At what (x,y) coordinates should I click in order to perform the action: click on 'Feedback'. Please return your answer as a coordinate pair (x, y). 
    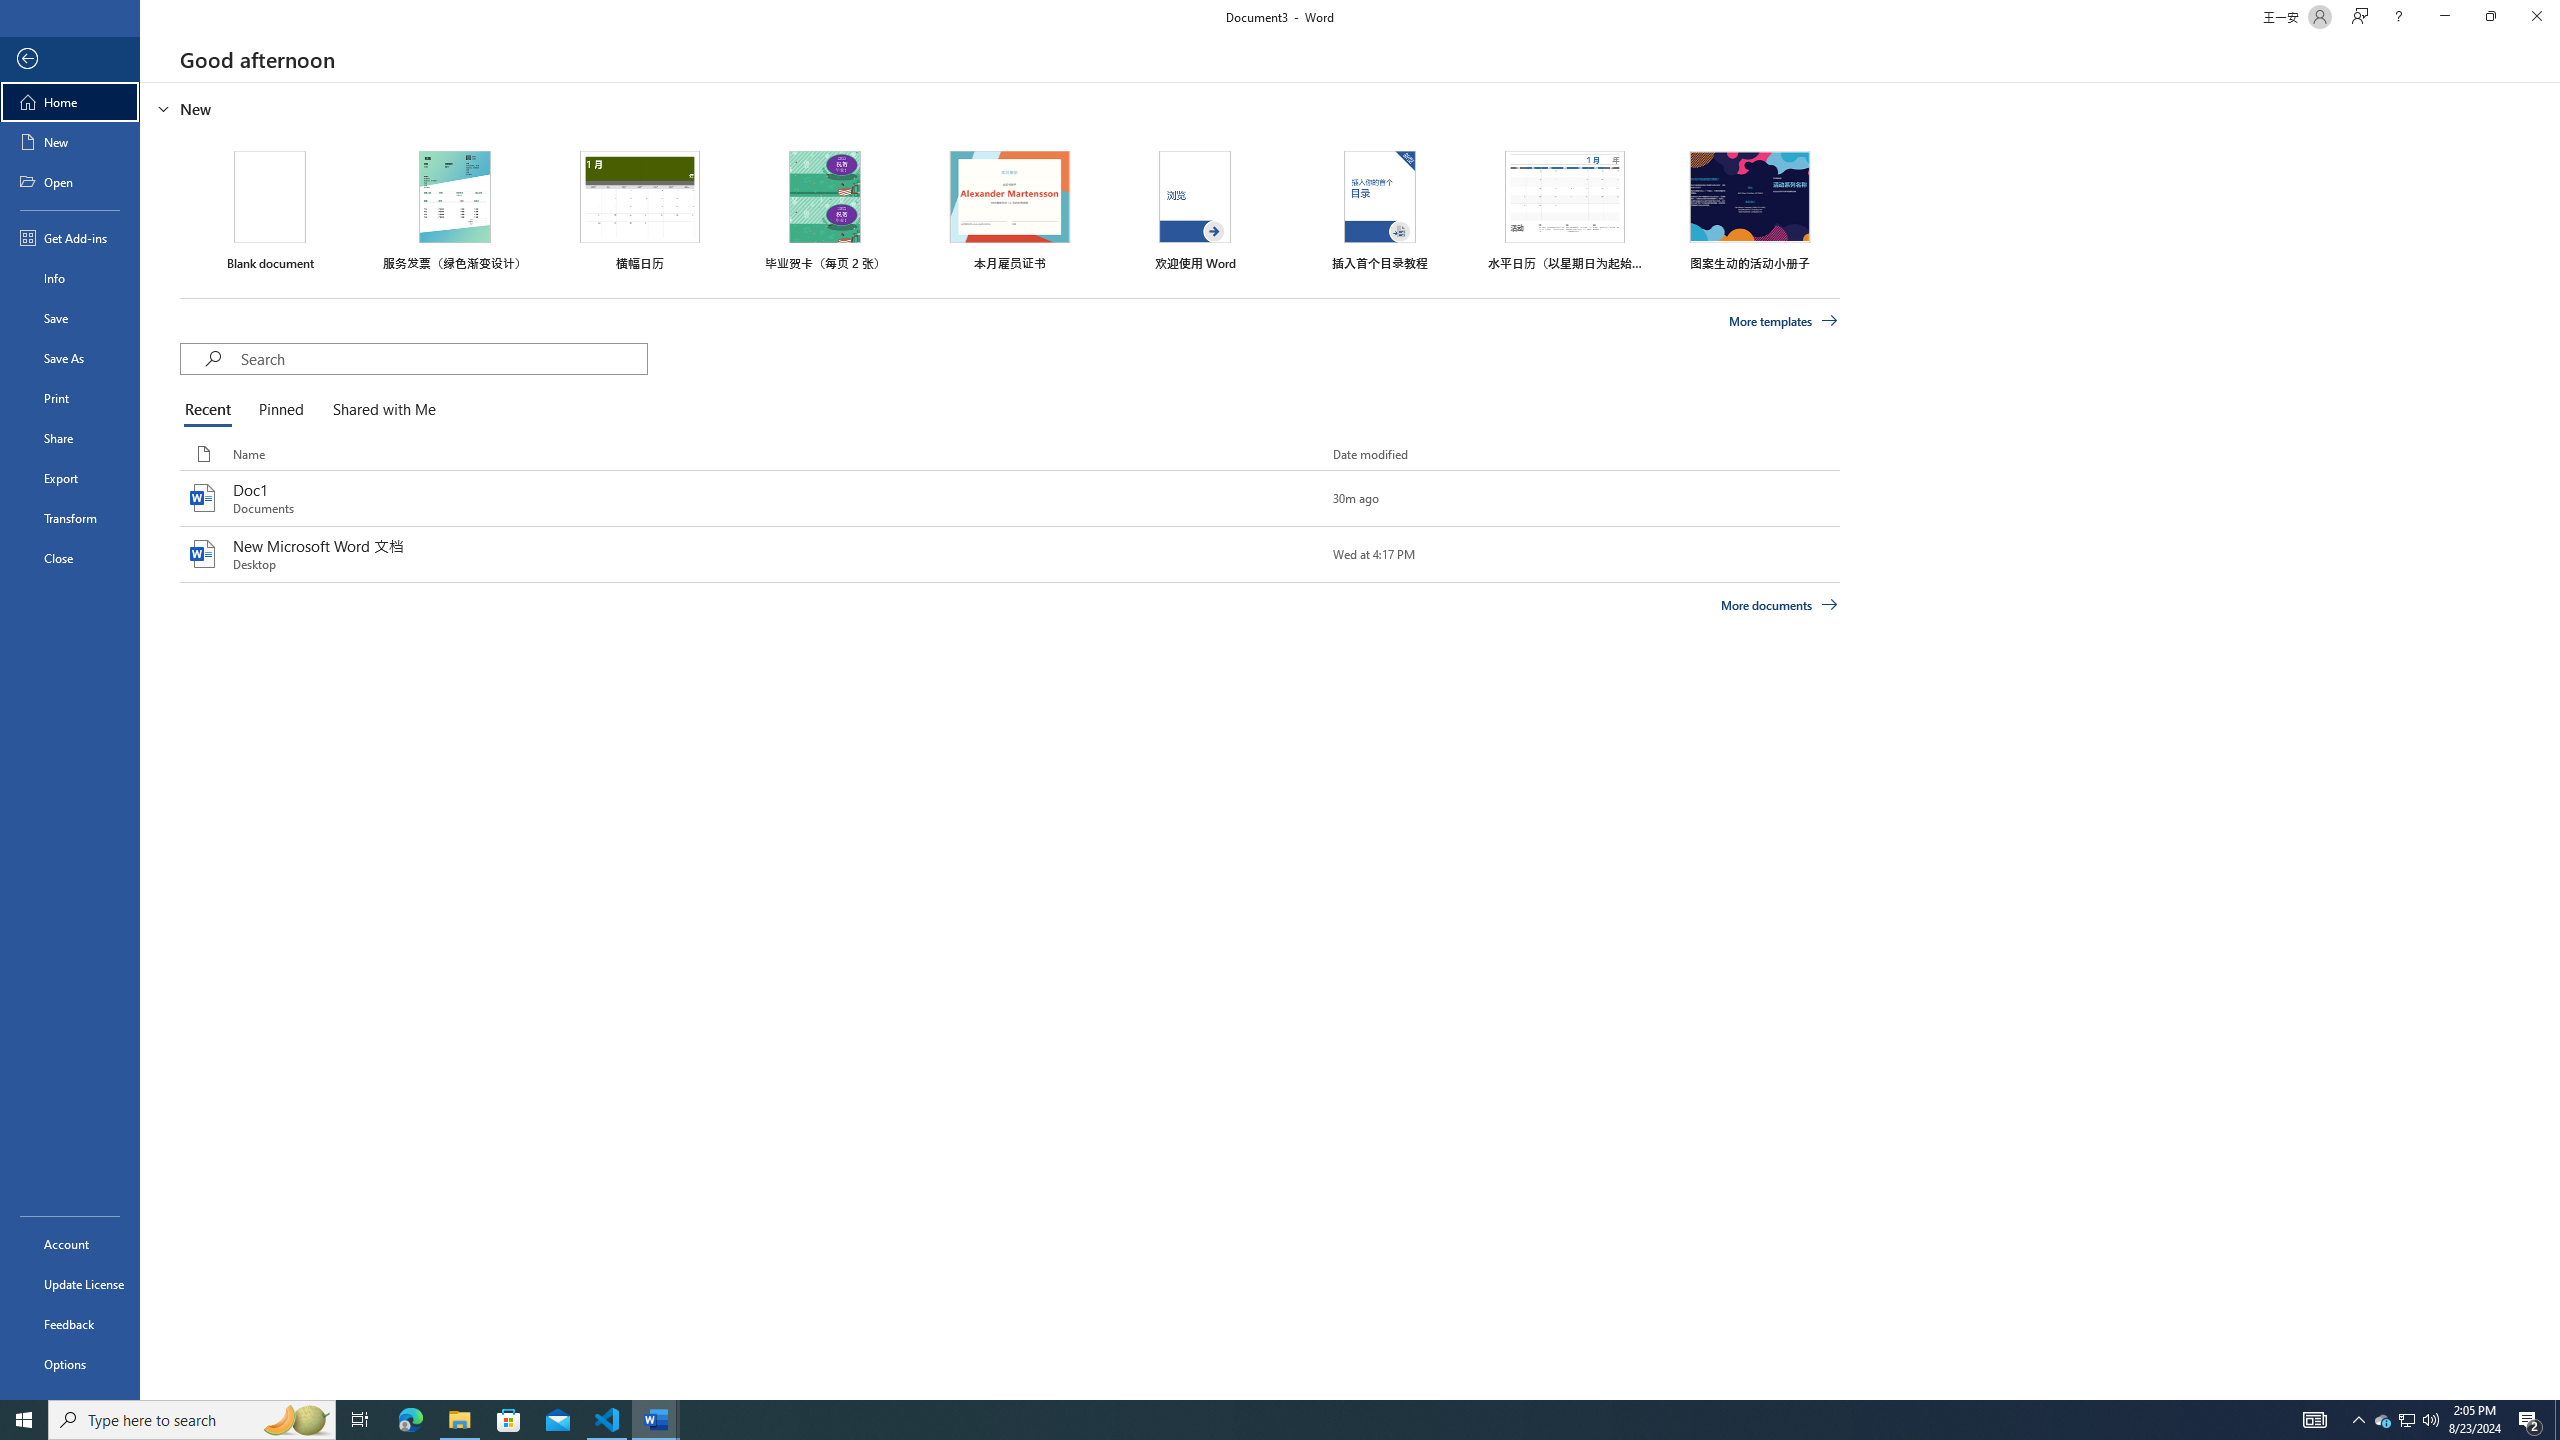
    Looking at the image, I should click on (69, 1324).